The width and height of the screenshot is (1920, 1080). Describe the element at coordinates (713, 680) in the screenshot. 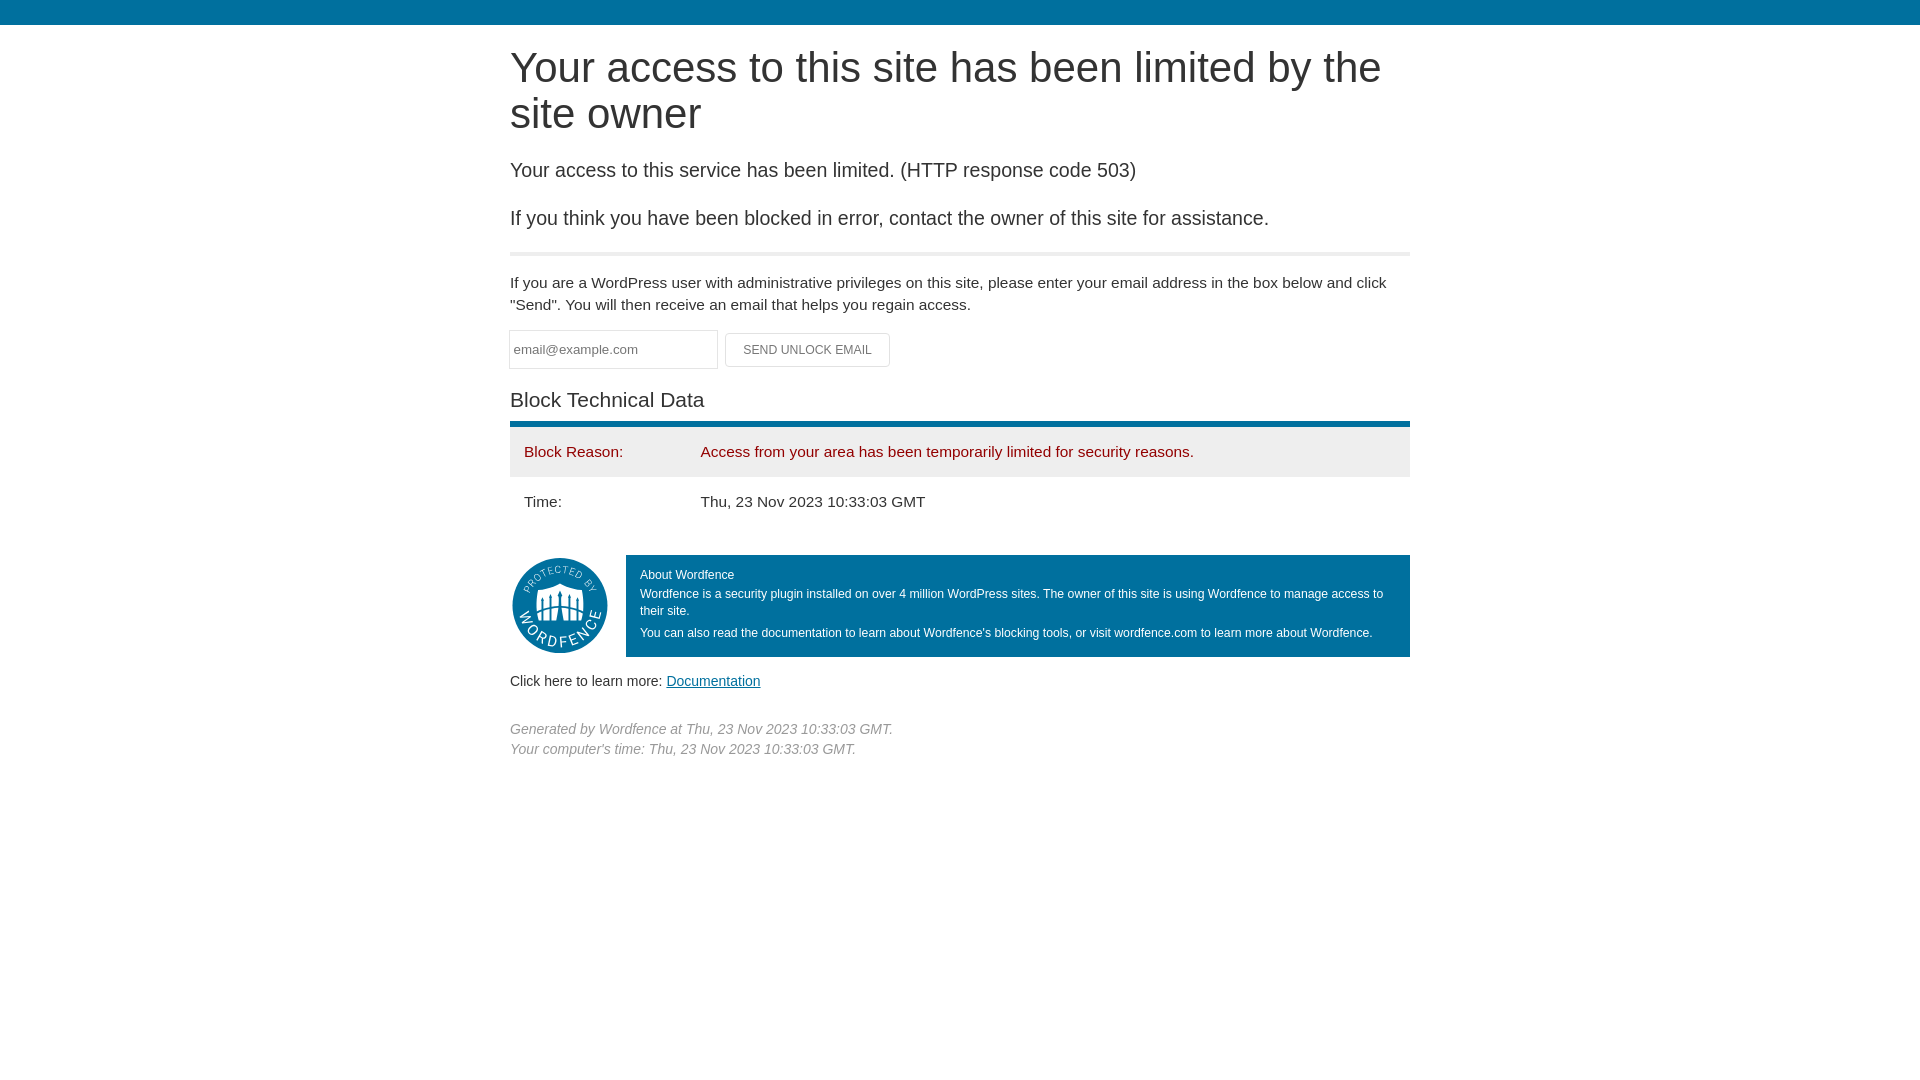

I see `'Documentation'` at that location.